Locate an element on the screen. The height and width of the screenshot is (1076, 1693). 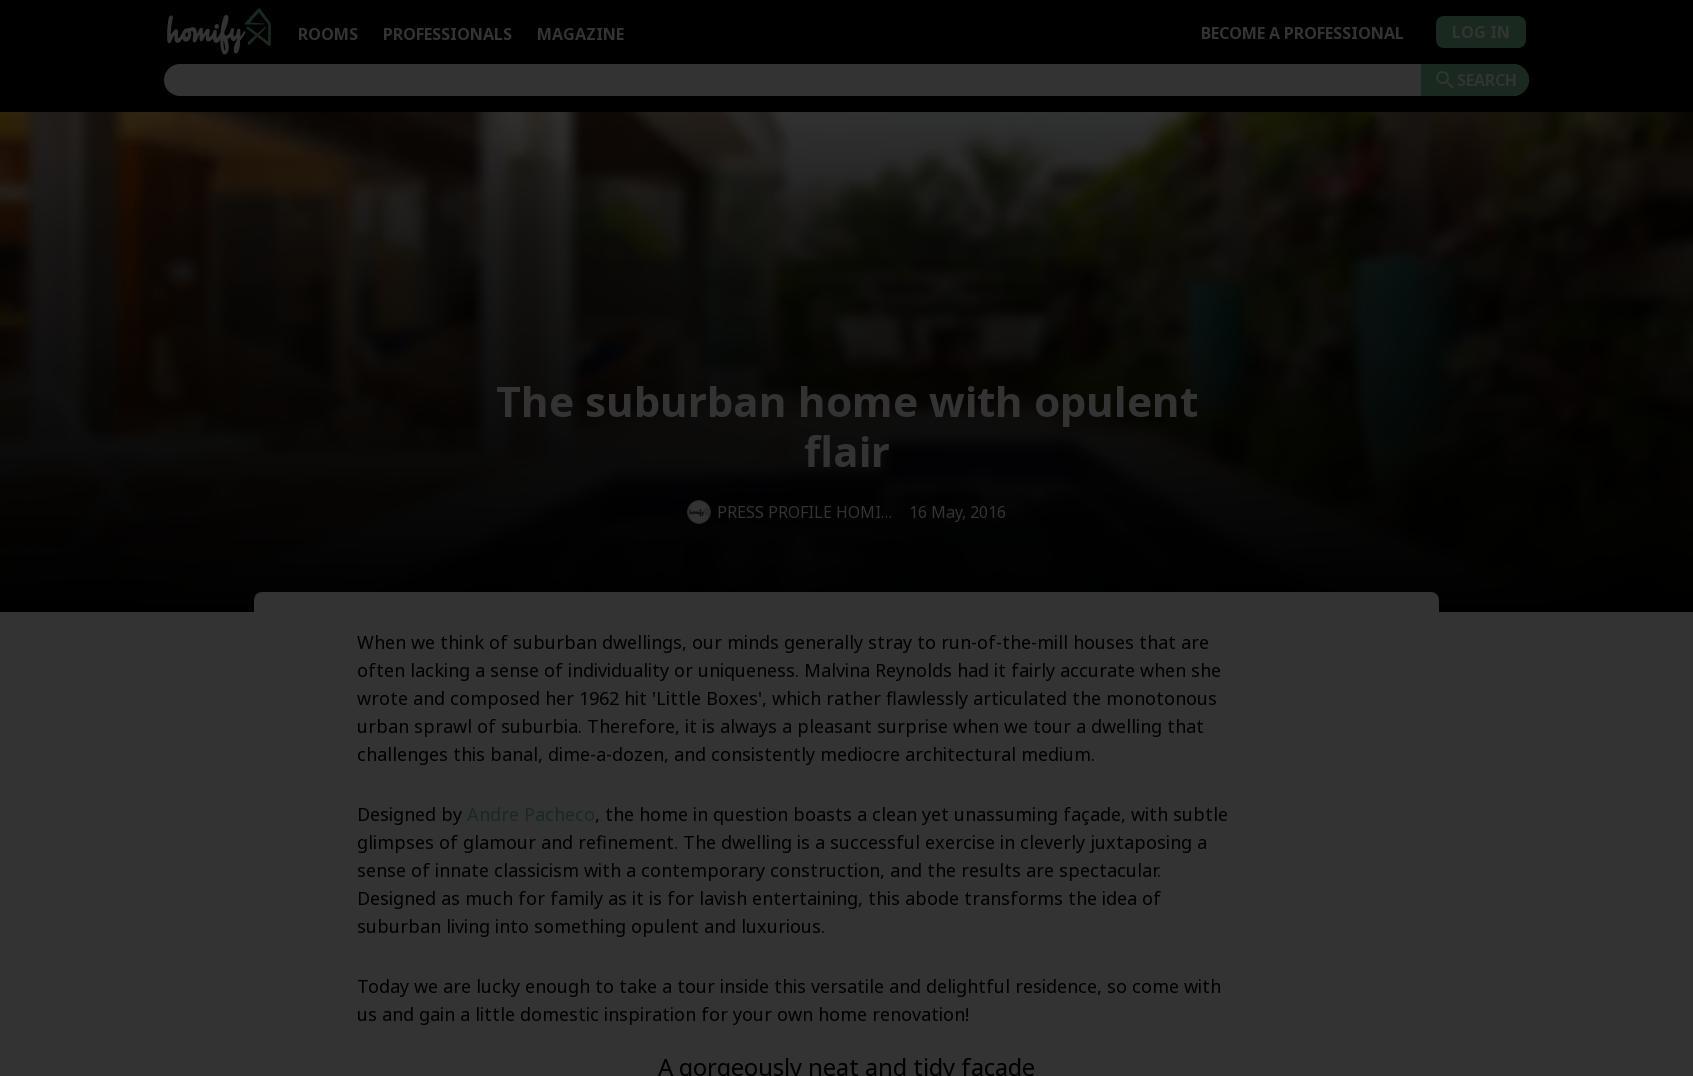
'Search' is located at coordinates (1455, 79).